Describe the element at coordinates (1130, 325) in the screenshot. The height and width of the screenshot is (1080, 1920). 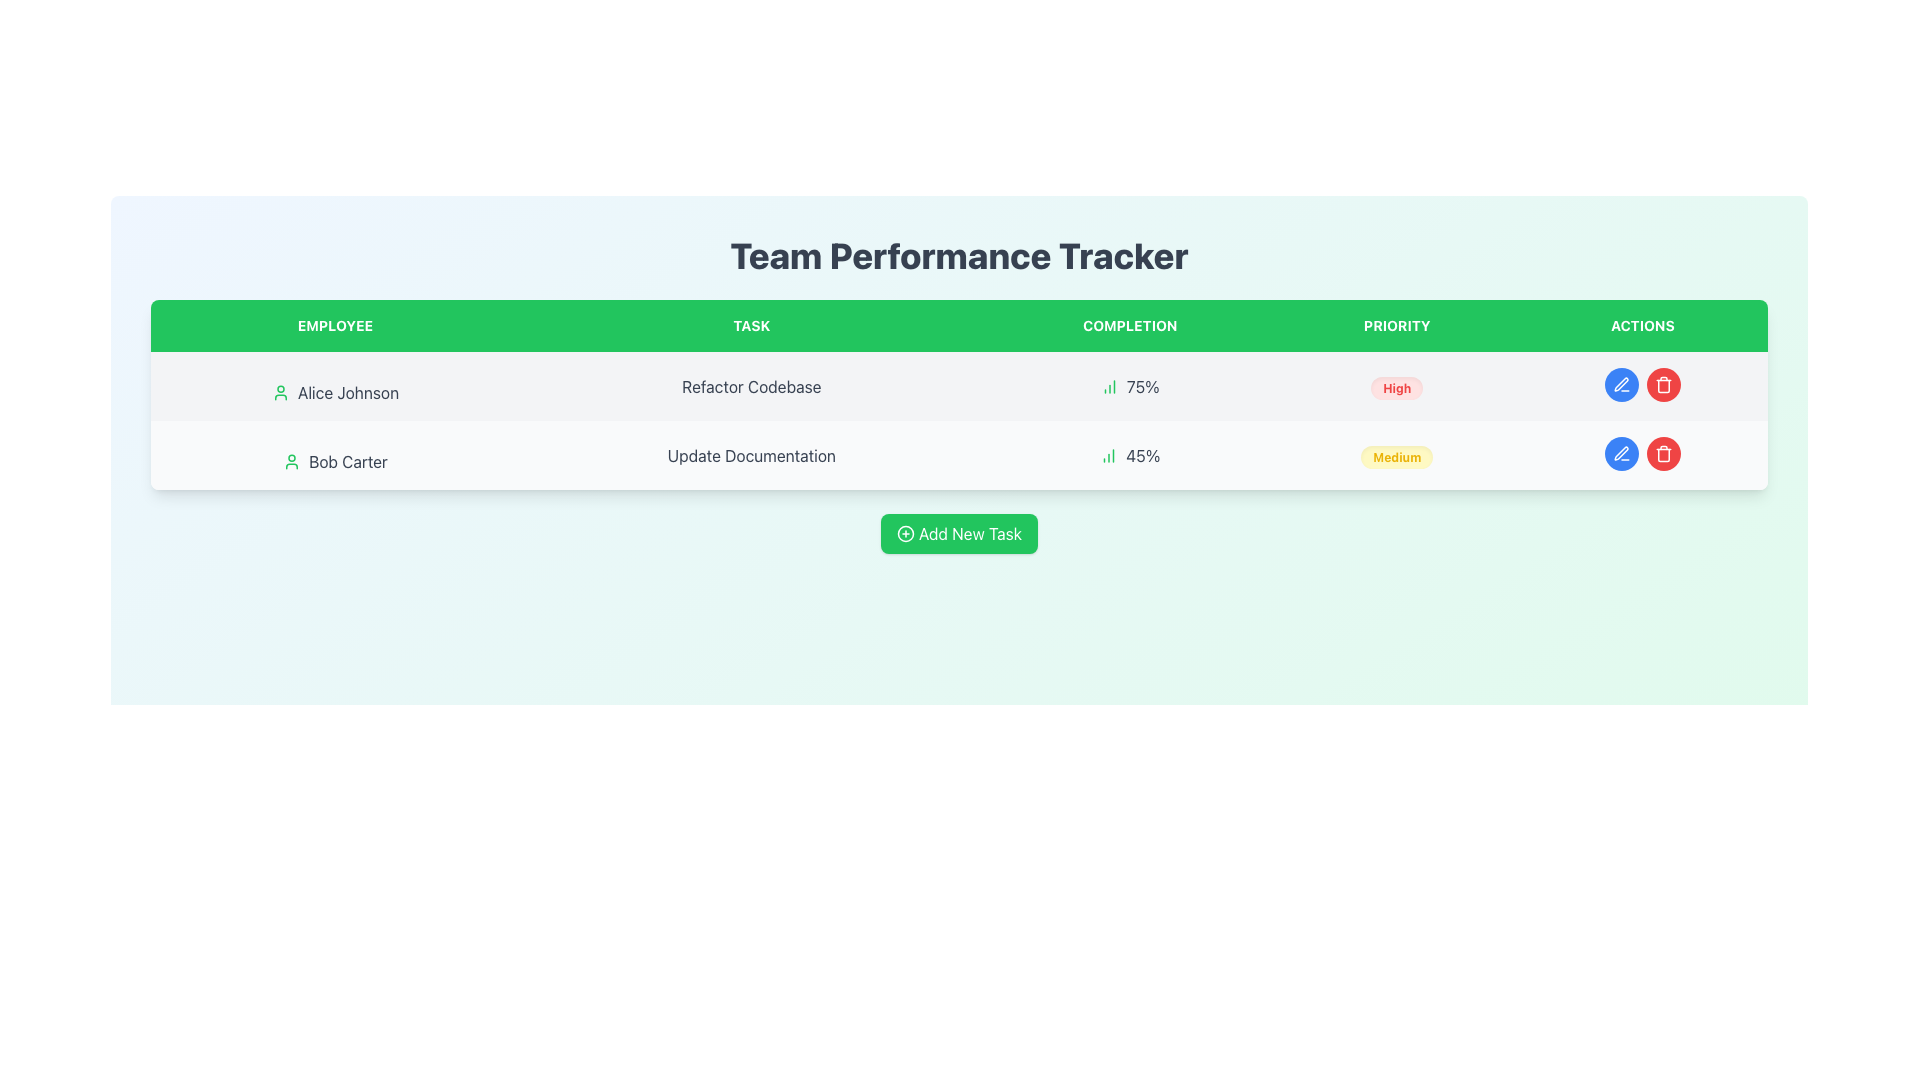
I see `the 'COMPLETION' text label, which is a rectangular green background with uppercase white letters, centrally aligned and positioned between 'Task' and 'Priority' labels` at that location.